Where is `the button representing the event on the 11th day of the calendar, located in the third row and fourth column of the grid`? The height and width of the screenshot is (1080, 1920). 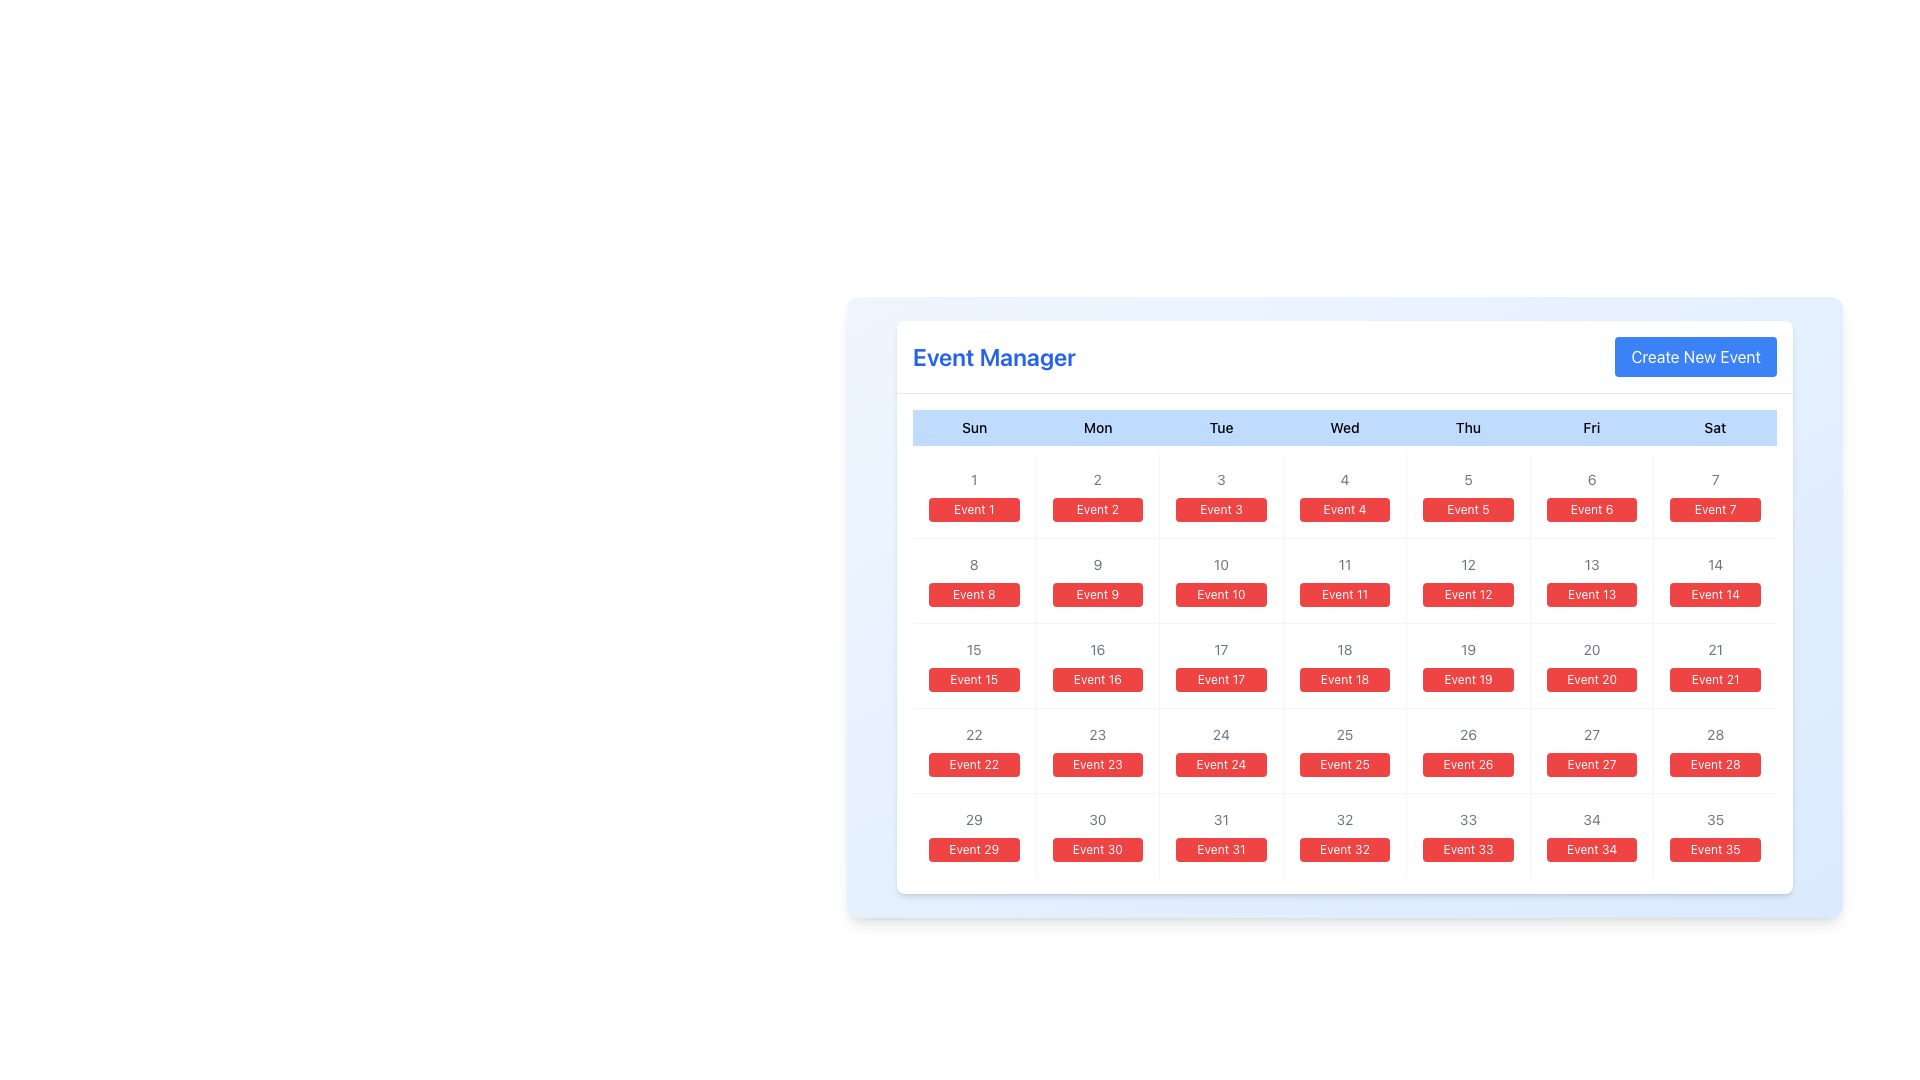 the button representing the event on the 11th day of the calendar, located in the third row and fourth column of the grid is located at coordinates (1344, 581).